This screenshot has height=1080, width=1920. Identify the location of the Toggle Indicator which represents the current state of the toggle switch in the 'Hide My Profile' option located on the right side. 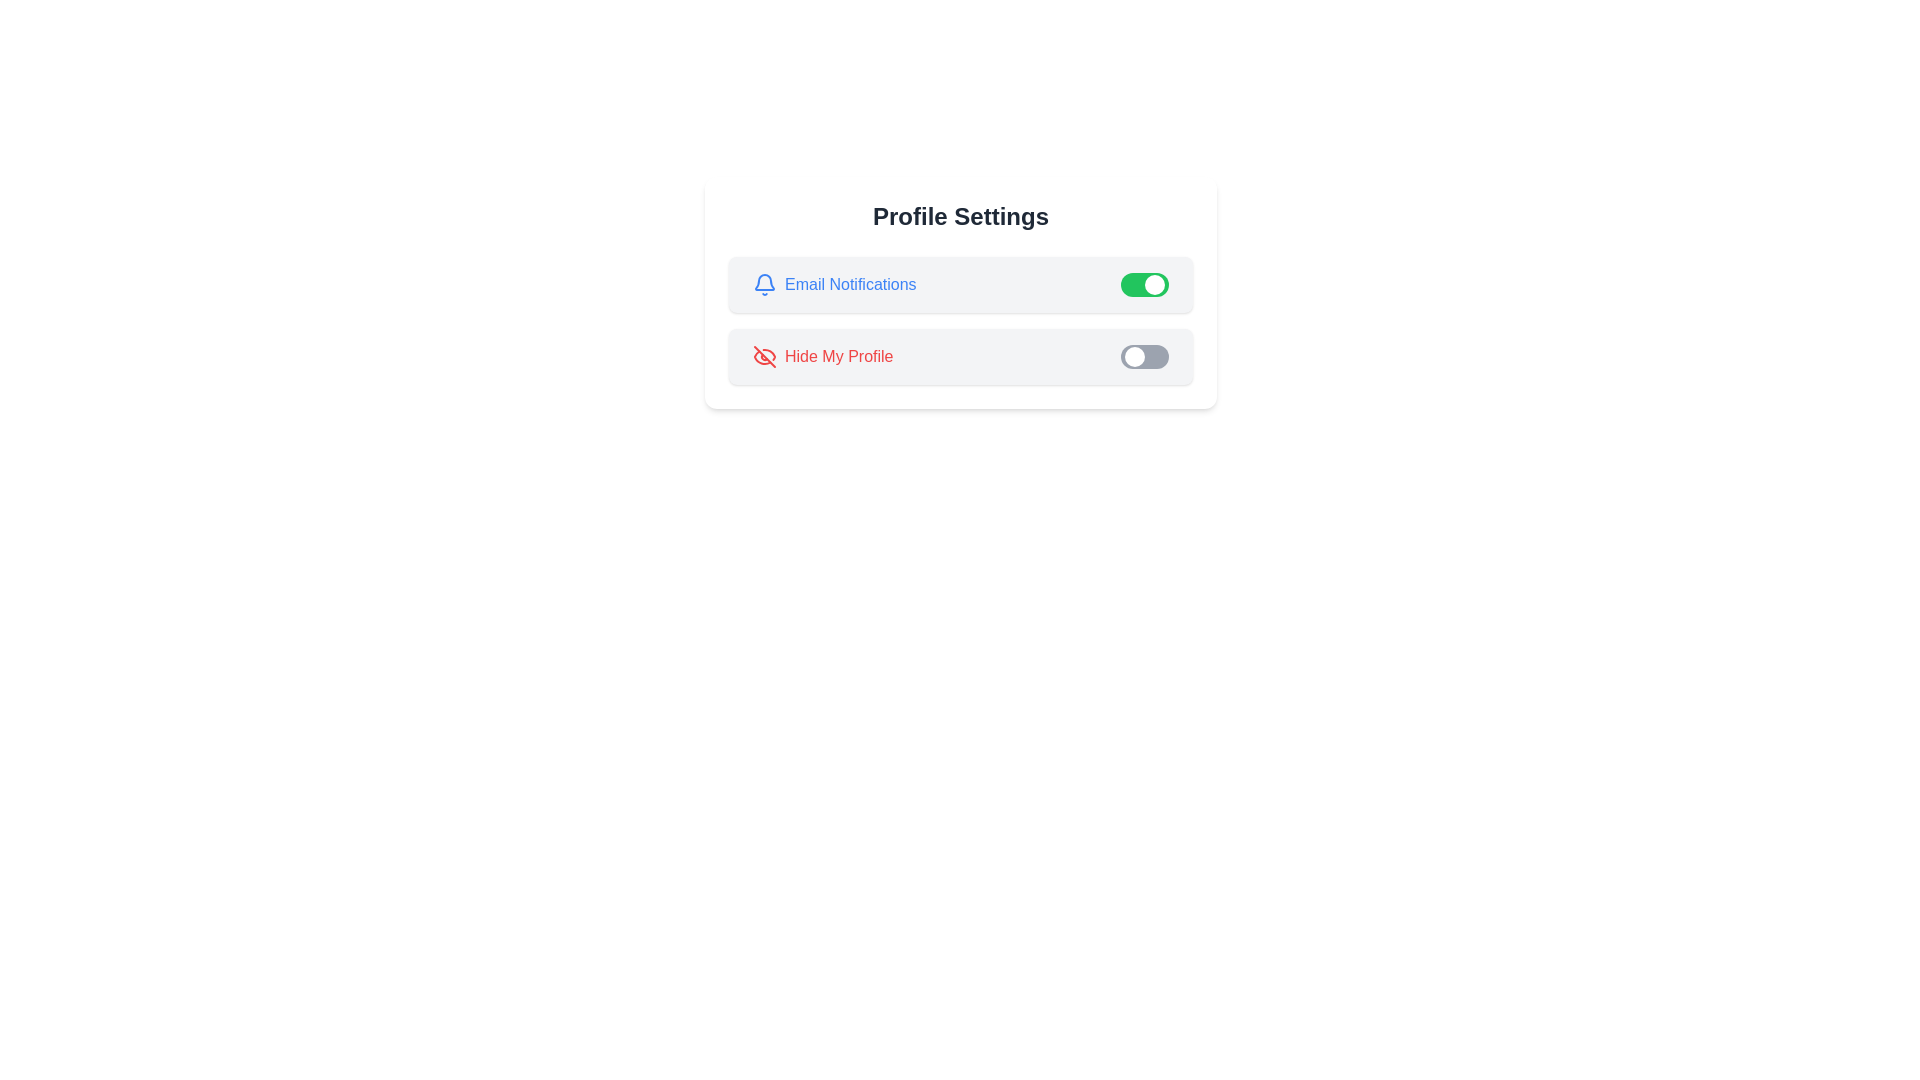
(1134, 356).